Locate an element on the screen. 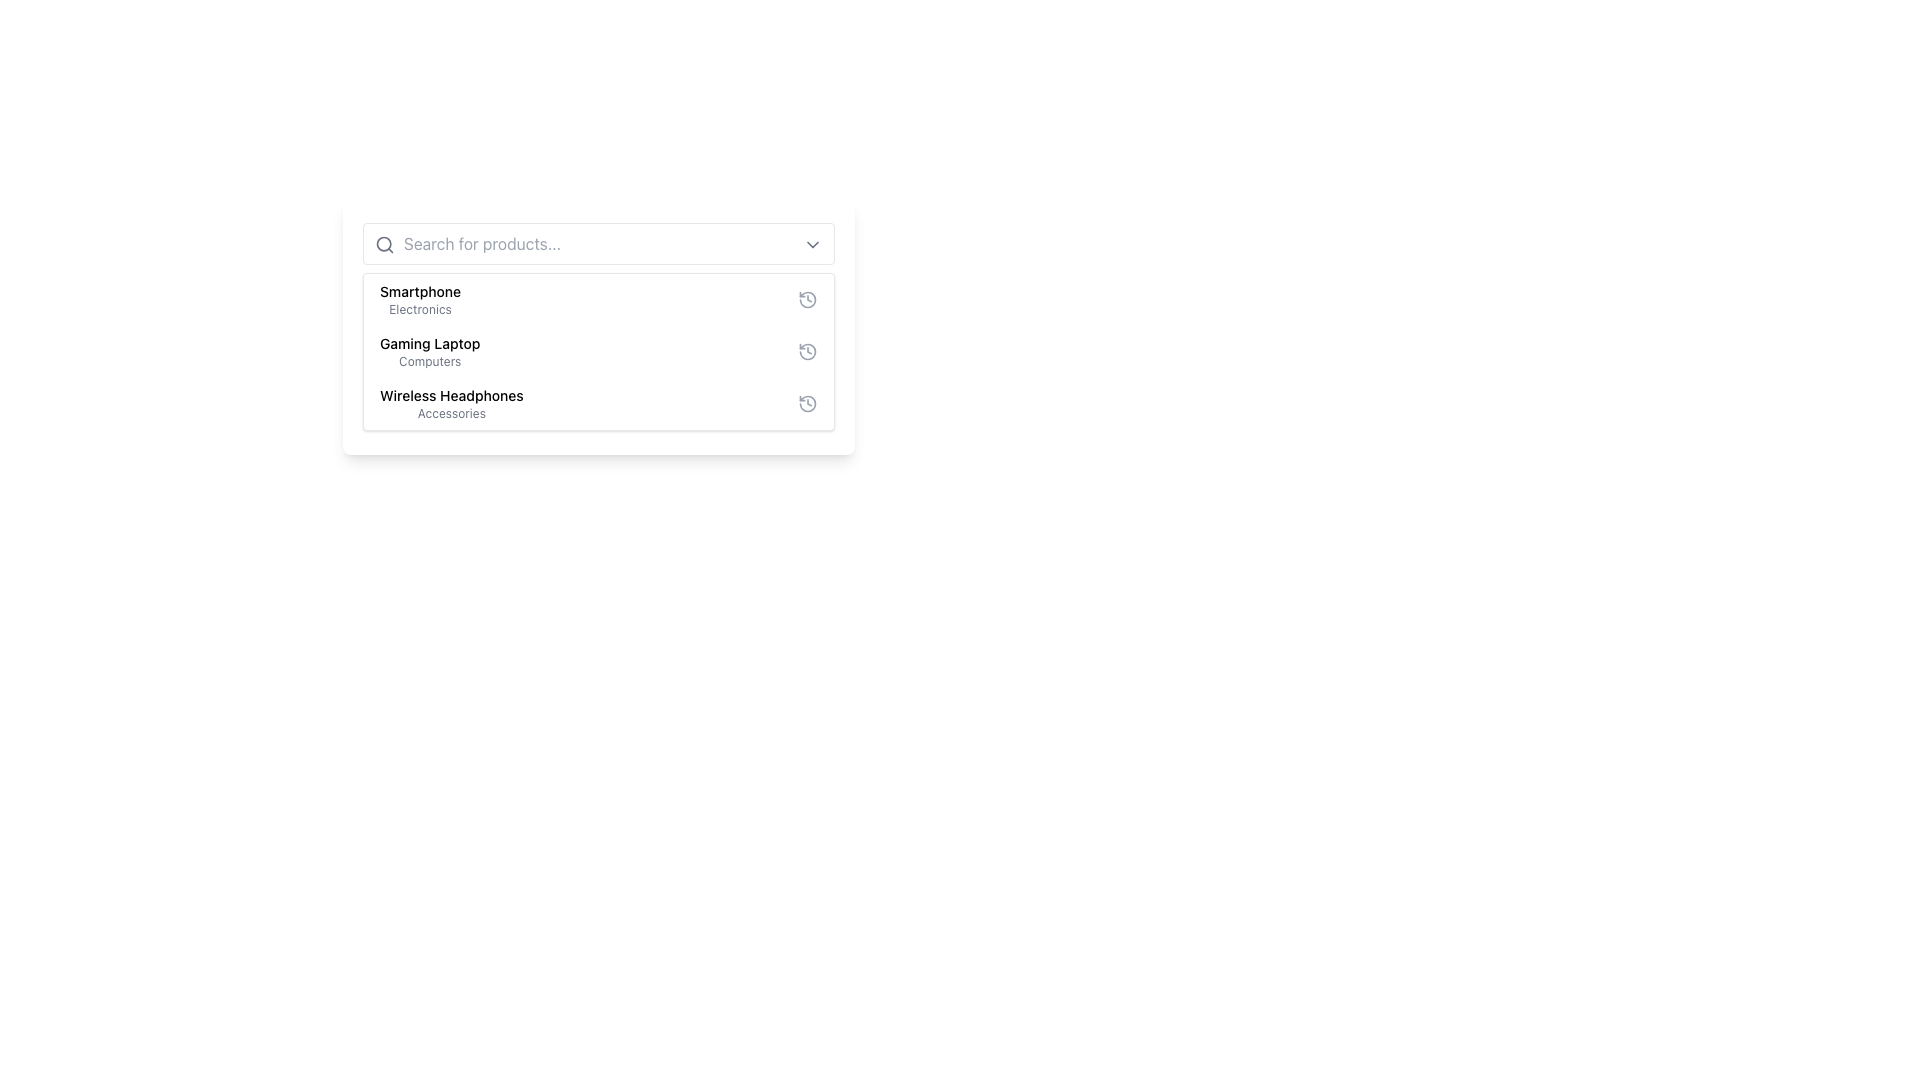  the magnifying glass icon located on the left side of the text input field within the search bar at the top section of the panel is located at coordinates (384, 244).